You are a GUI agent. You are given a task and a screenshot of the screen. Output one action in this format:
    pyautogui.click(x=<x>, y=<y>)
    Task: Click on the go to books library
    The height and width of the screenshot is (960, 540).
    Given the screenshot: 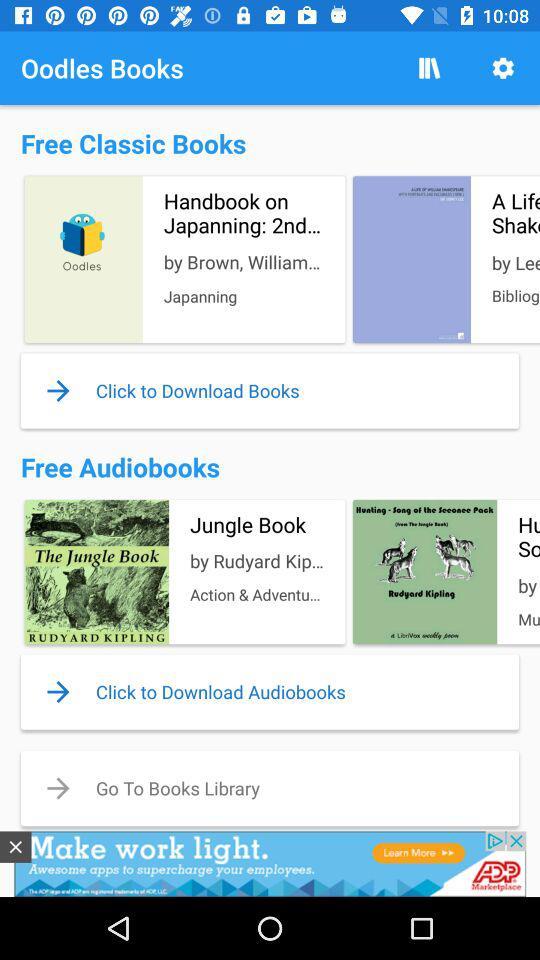 What is the action you would take?
    pyautogui.click(x=270, y=788)
    